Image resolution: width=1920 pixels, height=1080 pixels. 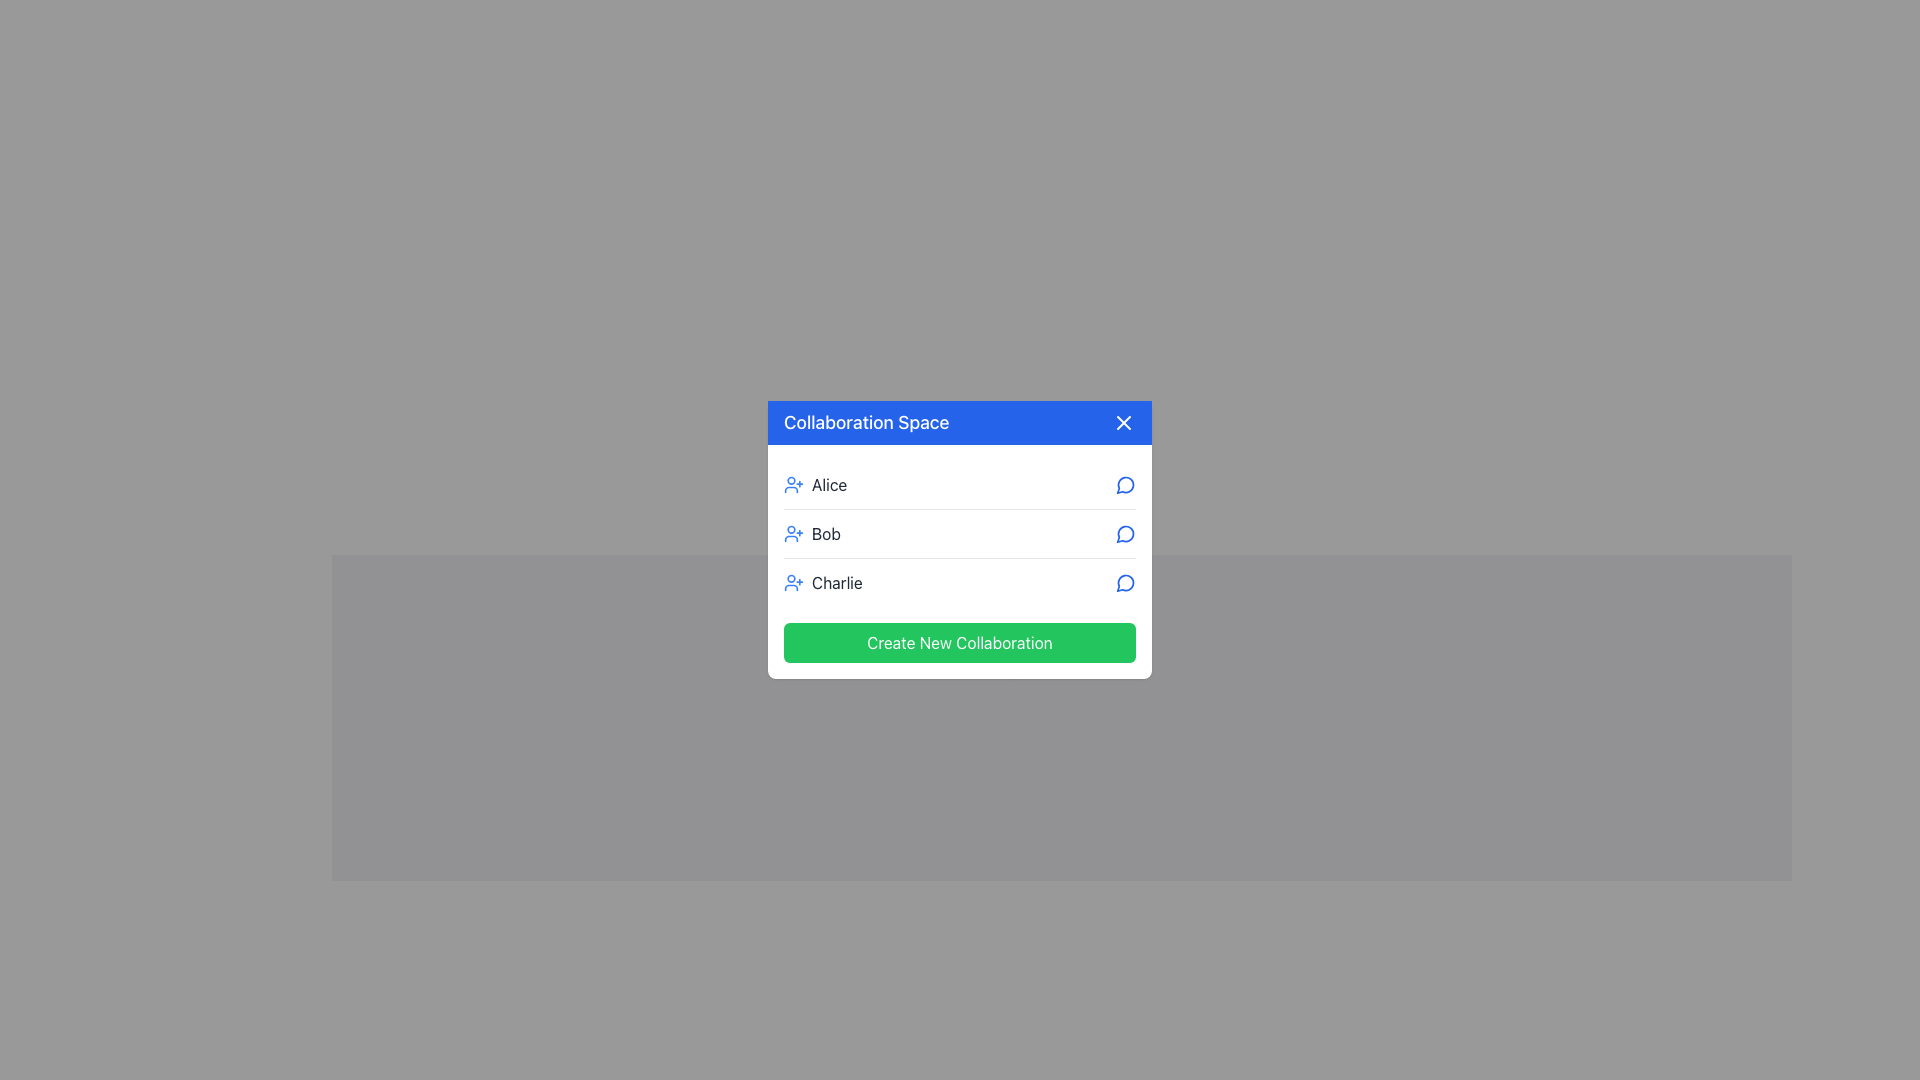 I want to click on the list item displaying the name 'Bob' within the 'Collaboration Space' card, so click(x=960, y=562).